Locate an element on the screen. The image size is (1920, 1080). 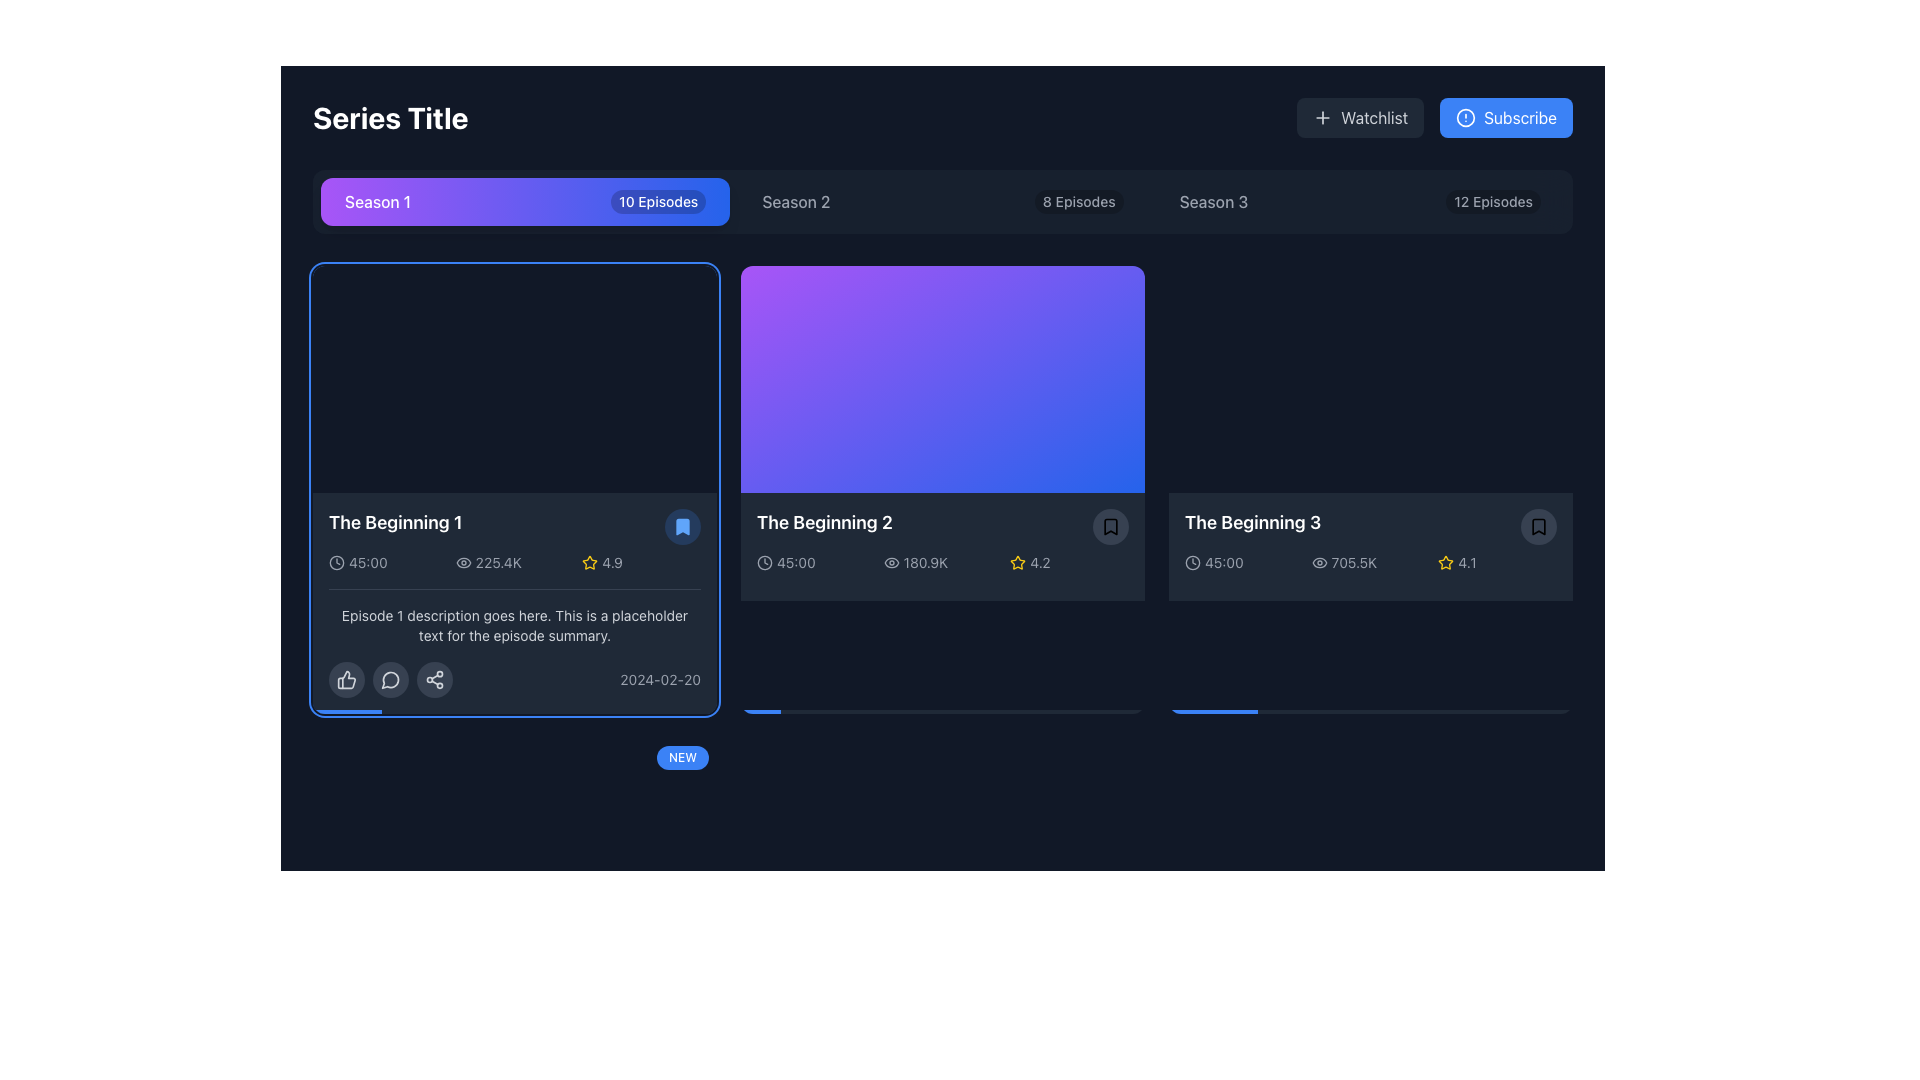
the text display representing the duration of the episode located near the top-left of the episode details block for 'The Beginning 1', which is the first textual part in a row containing an icon and other details is located at coordinates (368, 563).